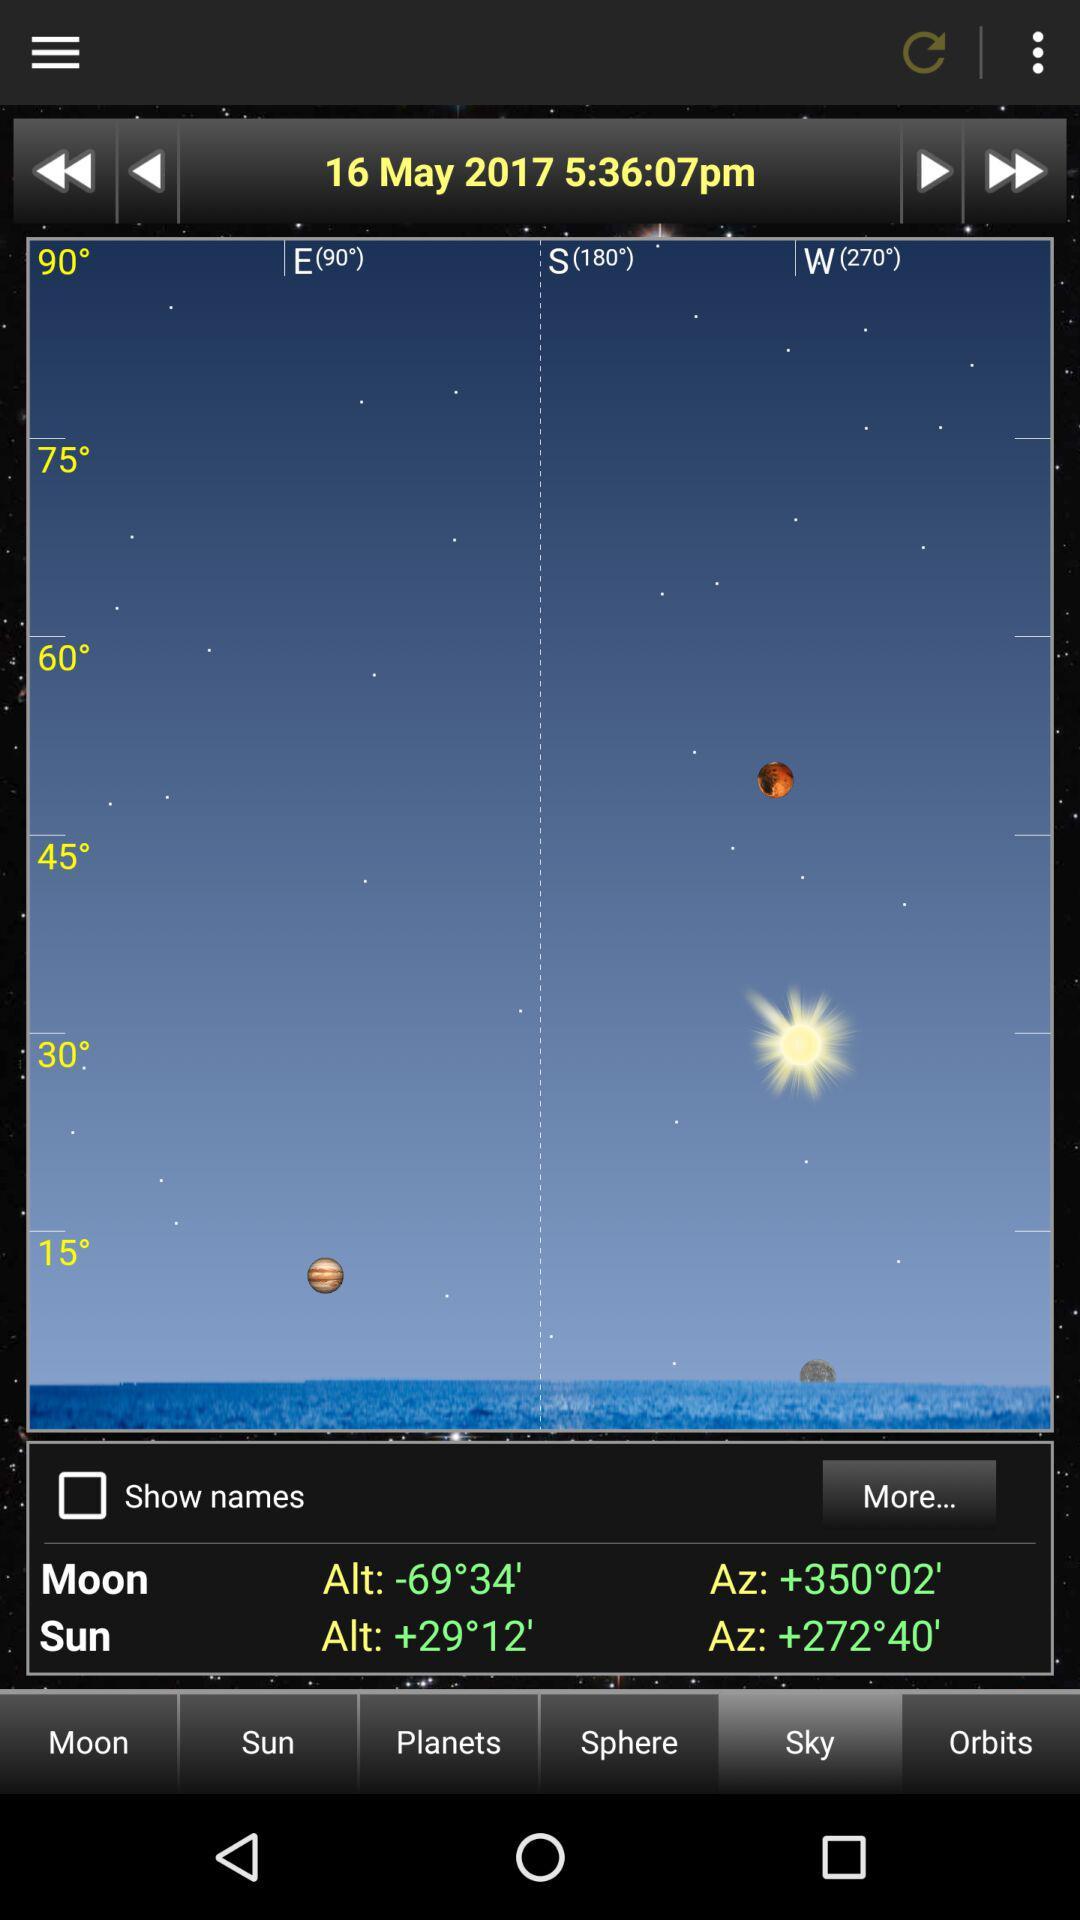 The image size is (1080, 1920). What do you see at coordinates (924, 52) in the screenshot?
I see `the refresh icon` at bounding box center [924, 52].